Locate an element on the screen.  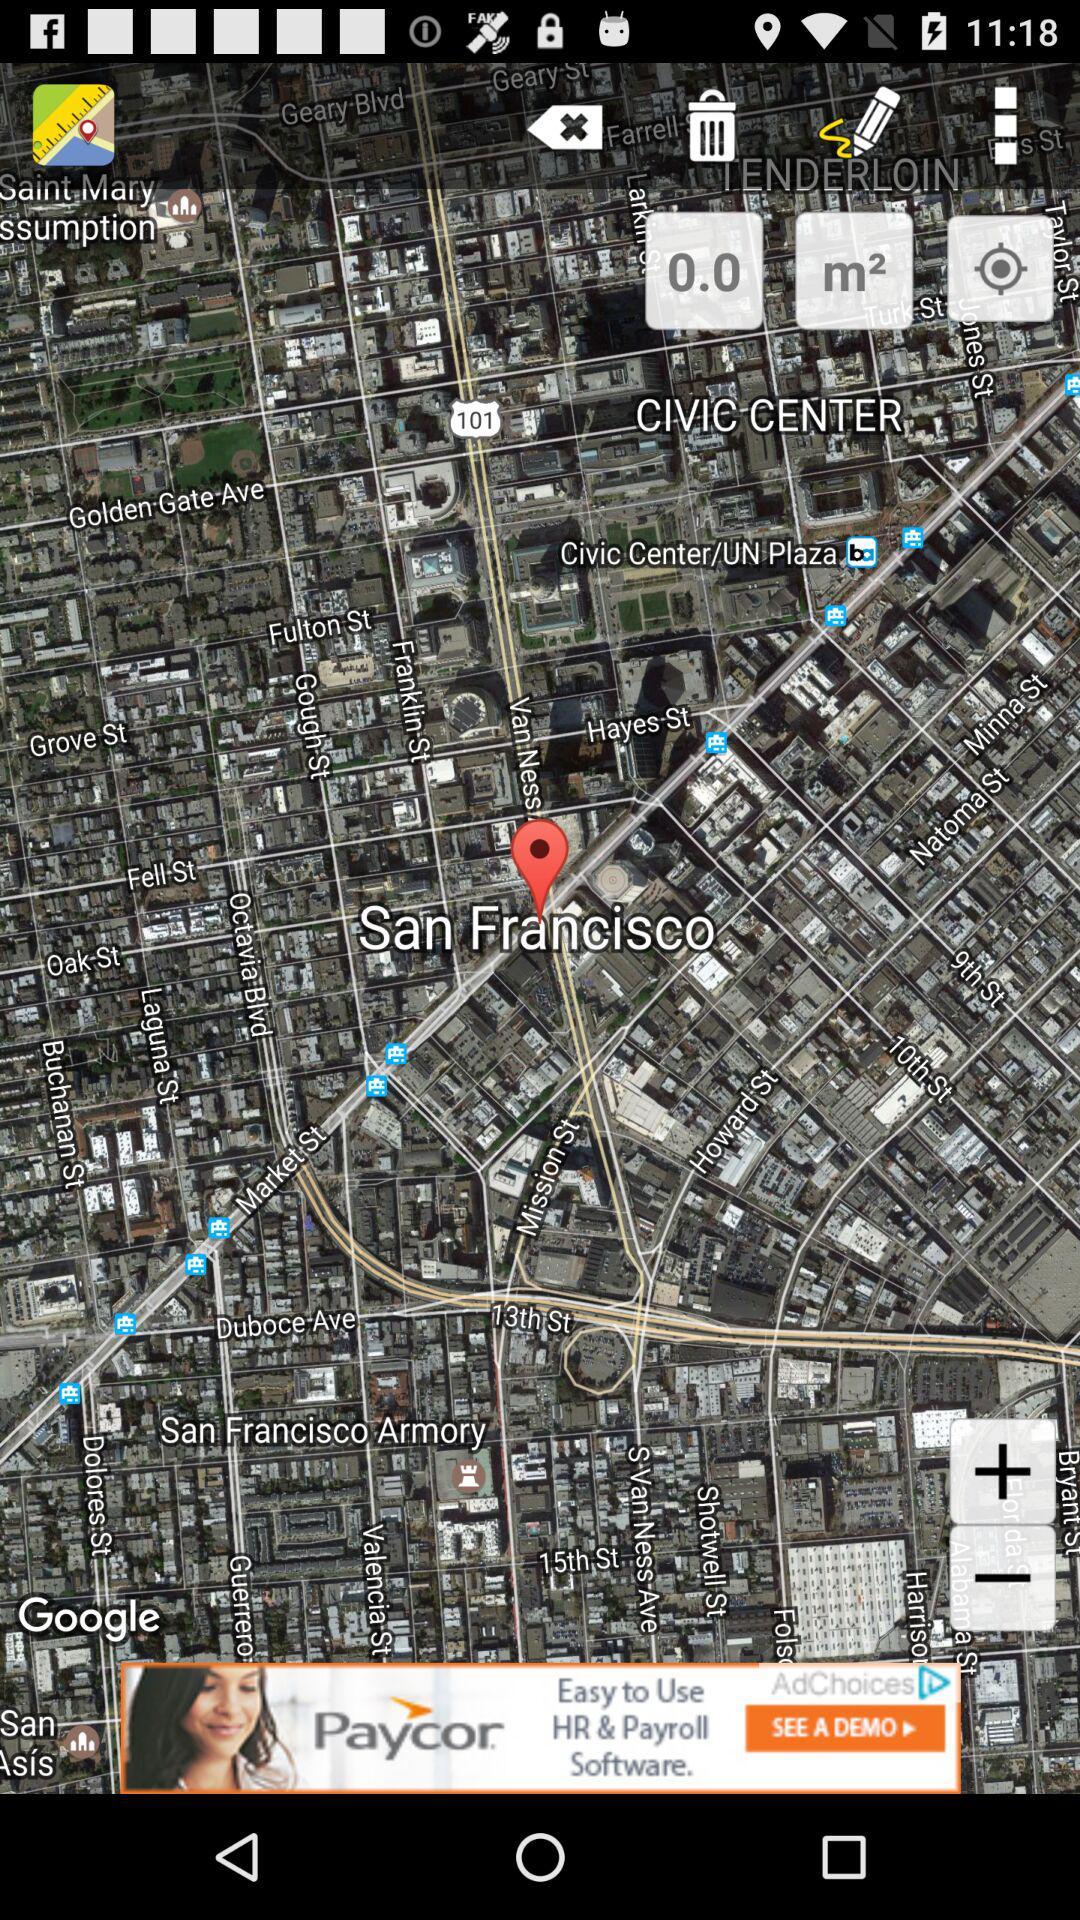
zoom out is located at coordinates (1002, 1577).